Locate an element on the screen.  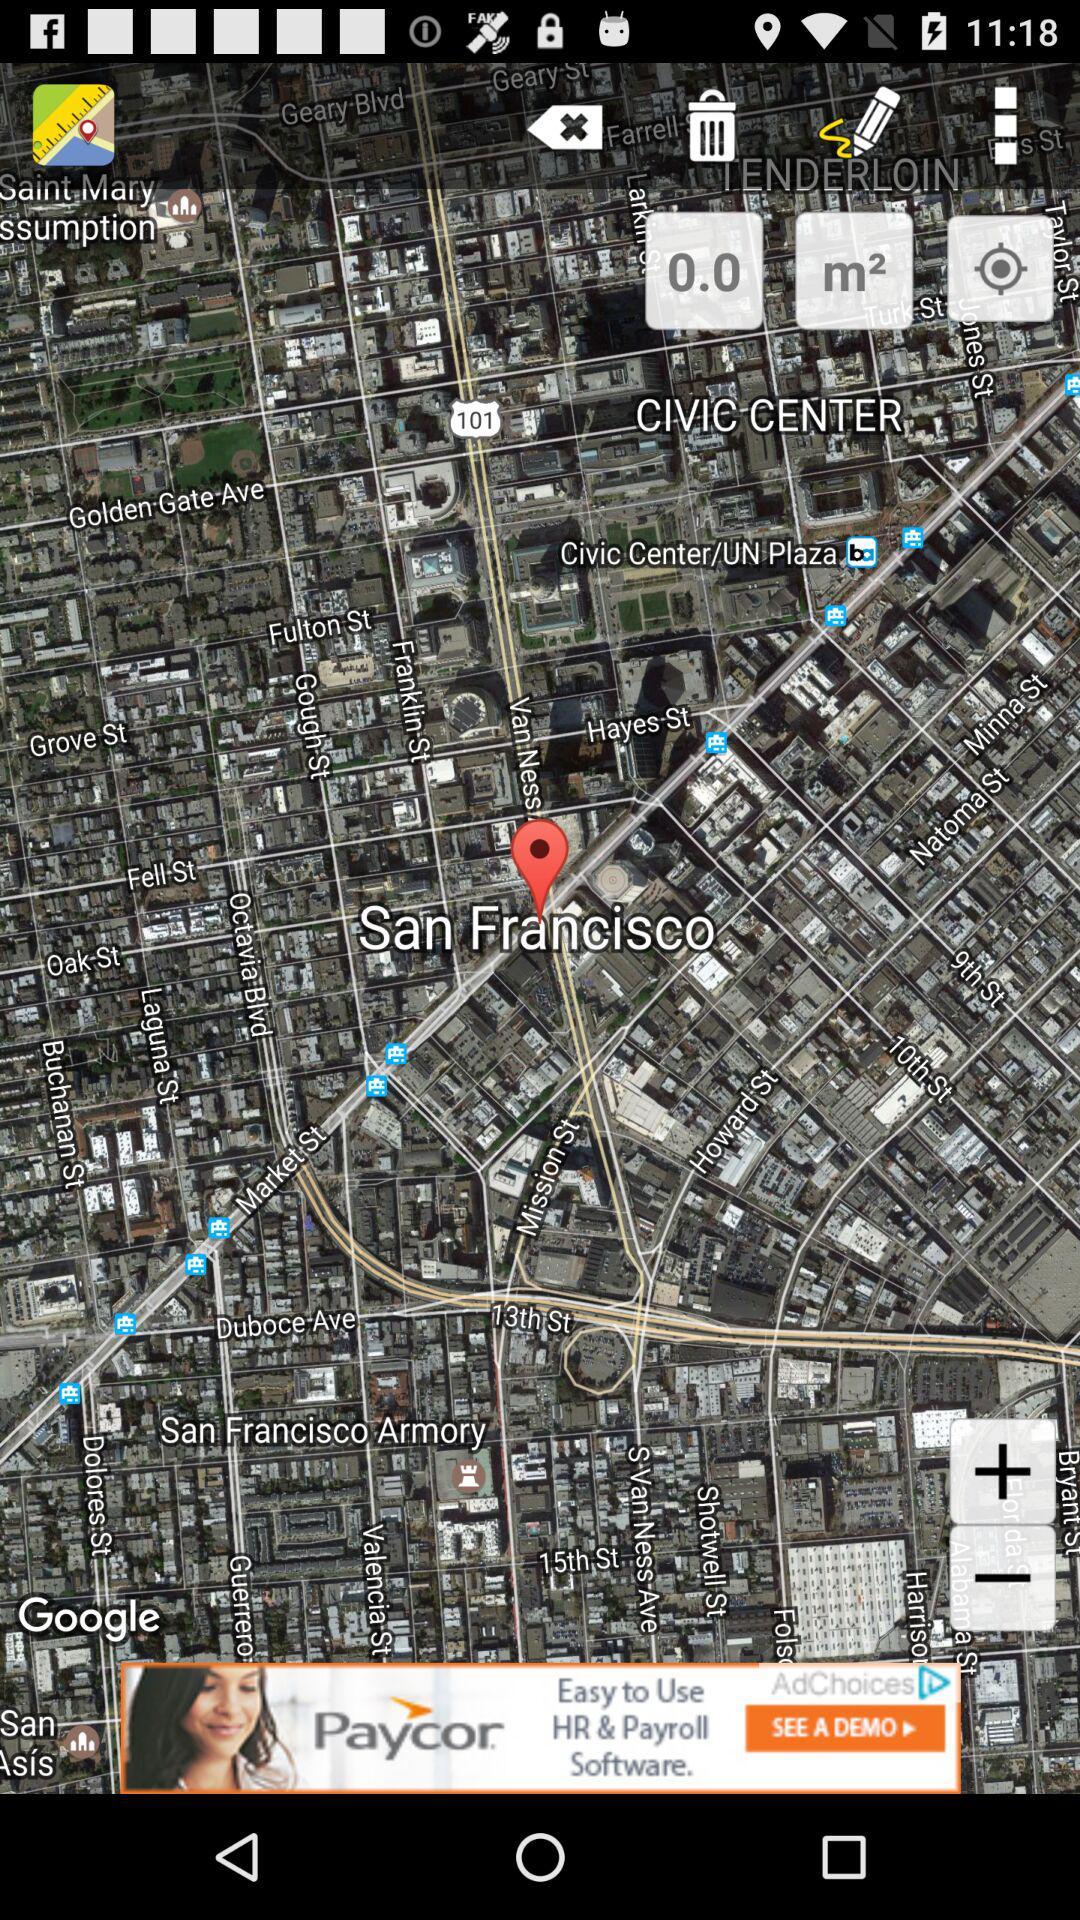
zoom out is located at coordinates (1002, 1577).